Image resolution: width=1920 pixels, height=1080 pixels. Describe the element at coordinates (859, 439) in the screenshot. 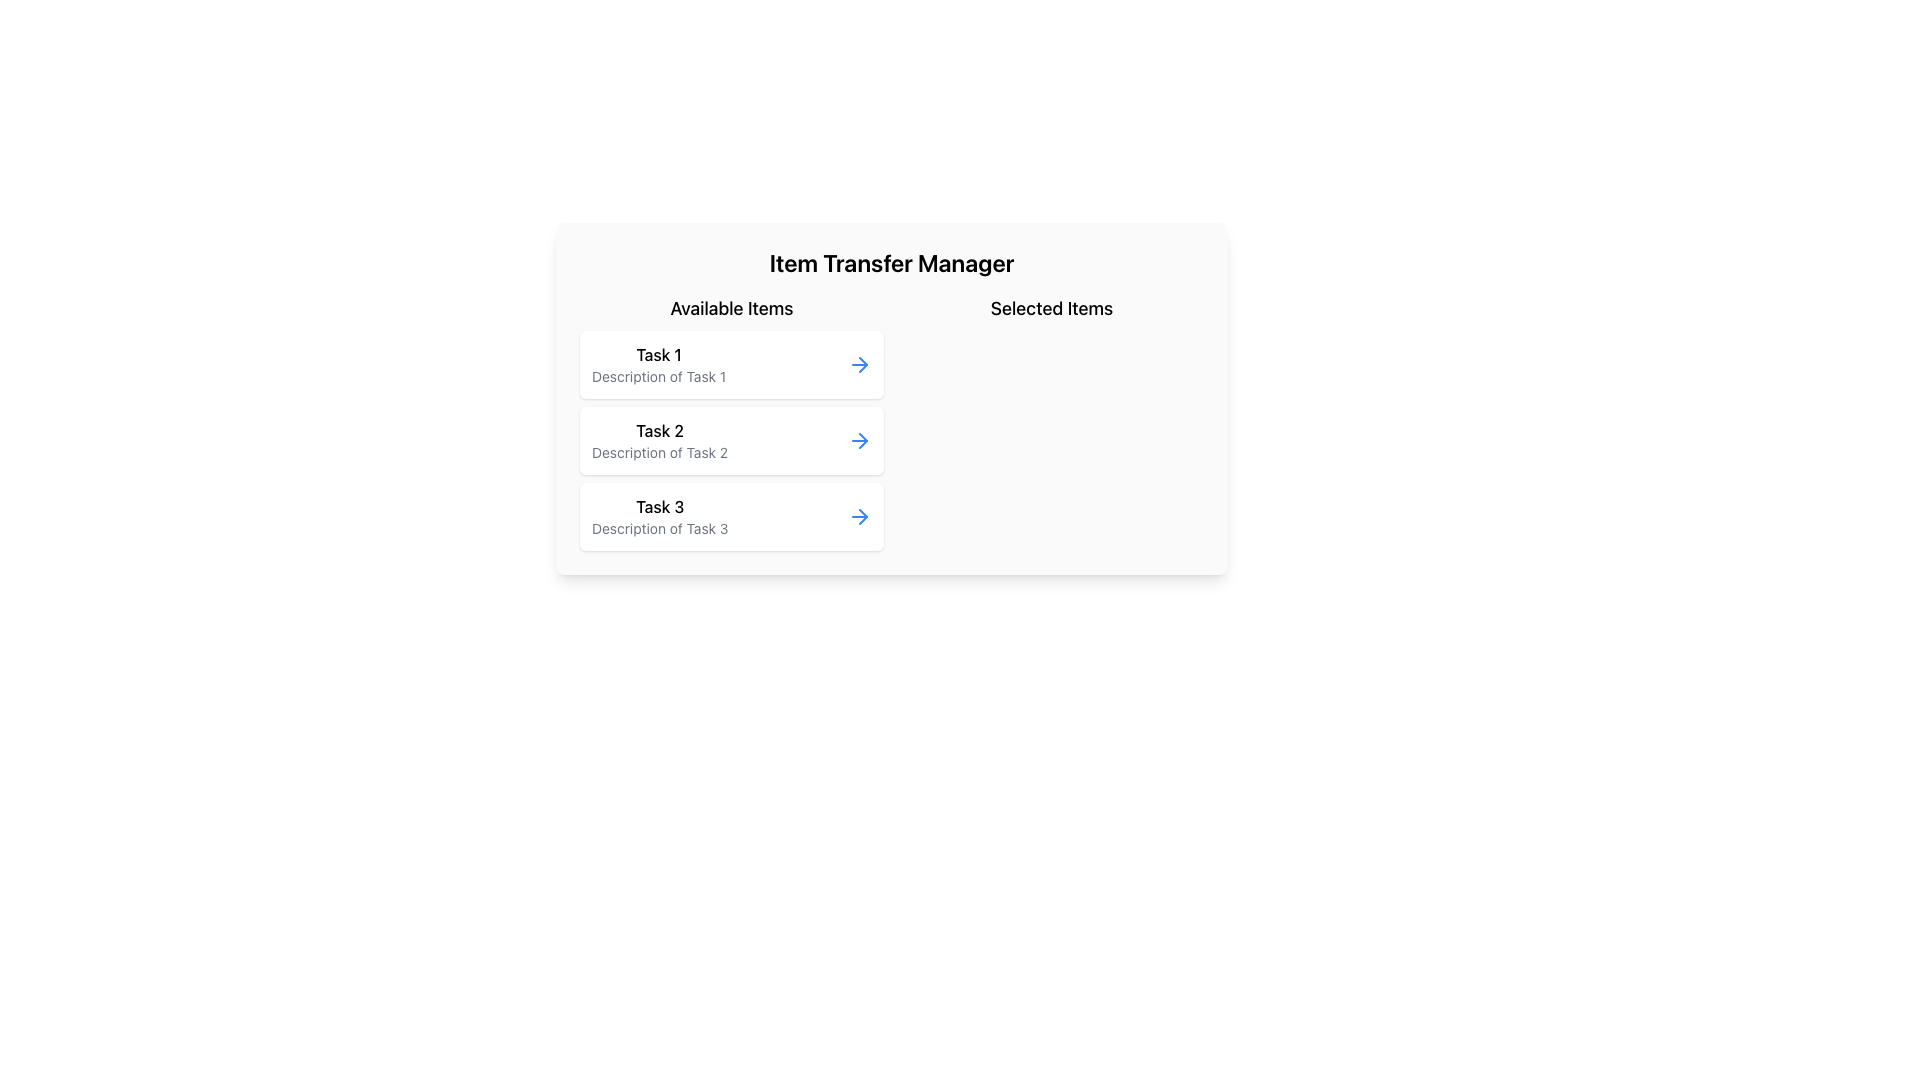

I see `the blue right-facing arrow icon button located in the 'Available Items' section next to 'Task 2' to potentially display a tooltip` at that location.